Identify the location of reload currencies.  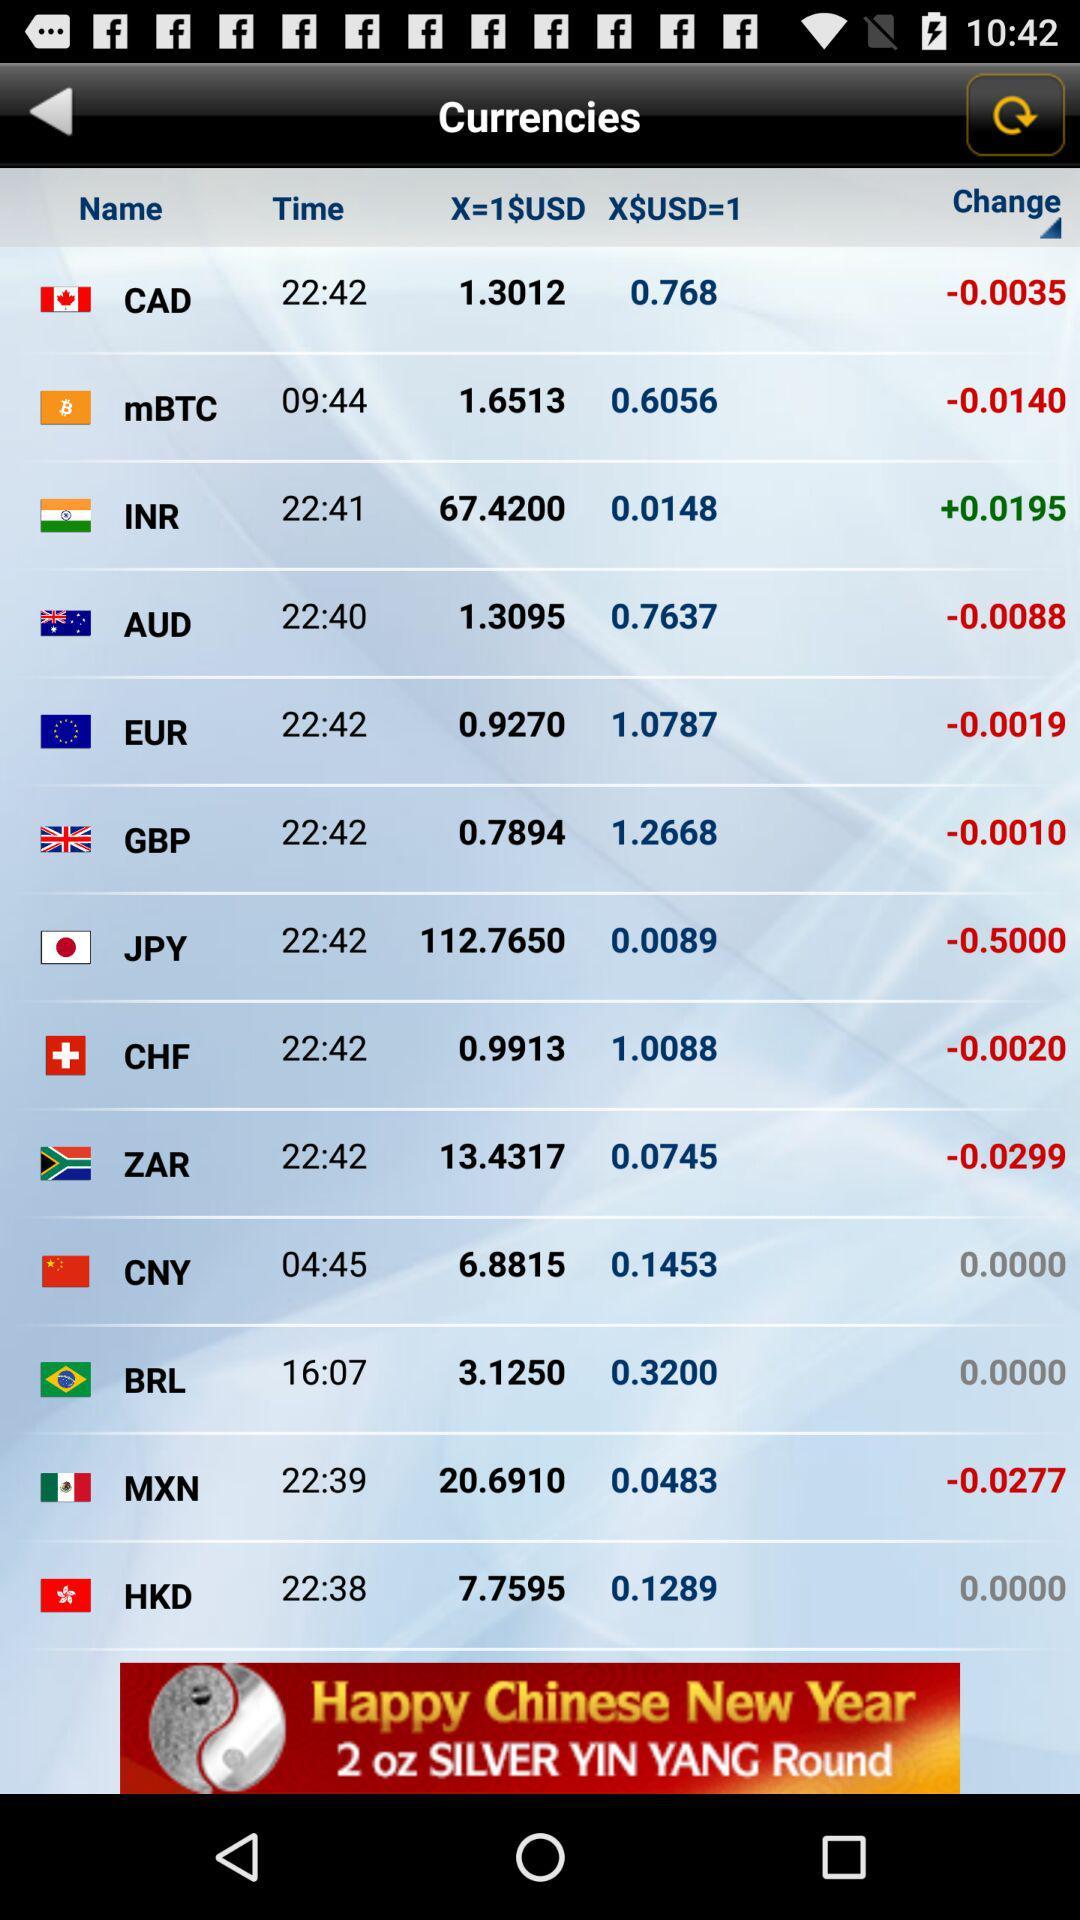
(1014, 114).